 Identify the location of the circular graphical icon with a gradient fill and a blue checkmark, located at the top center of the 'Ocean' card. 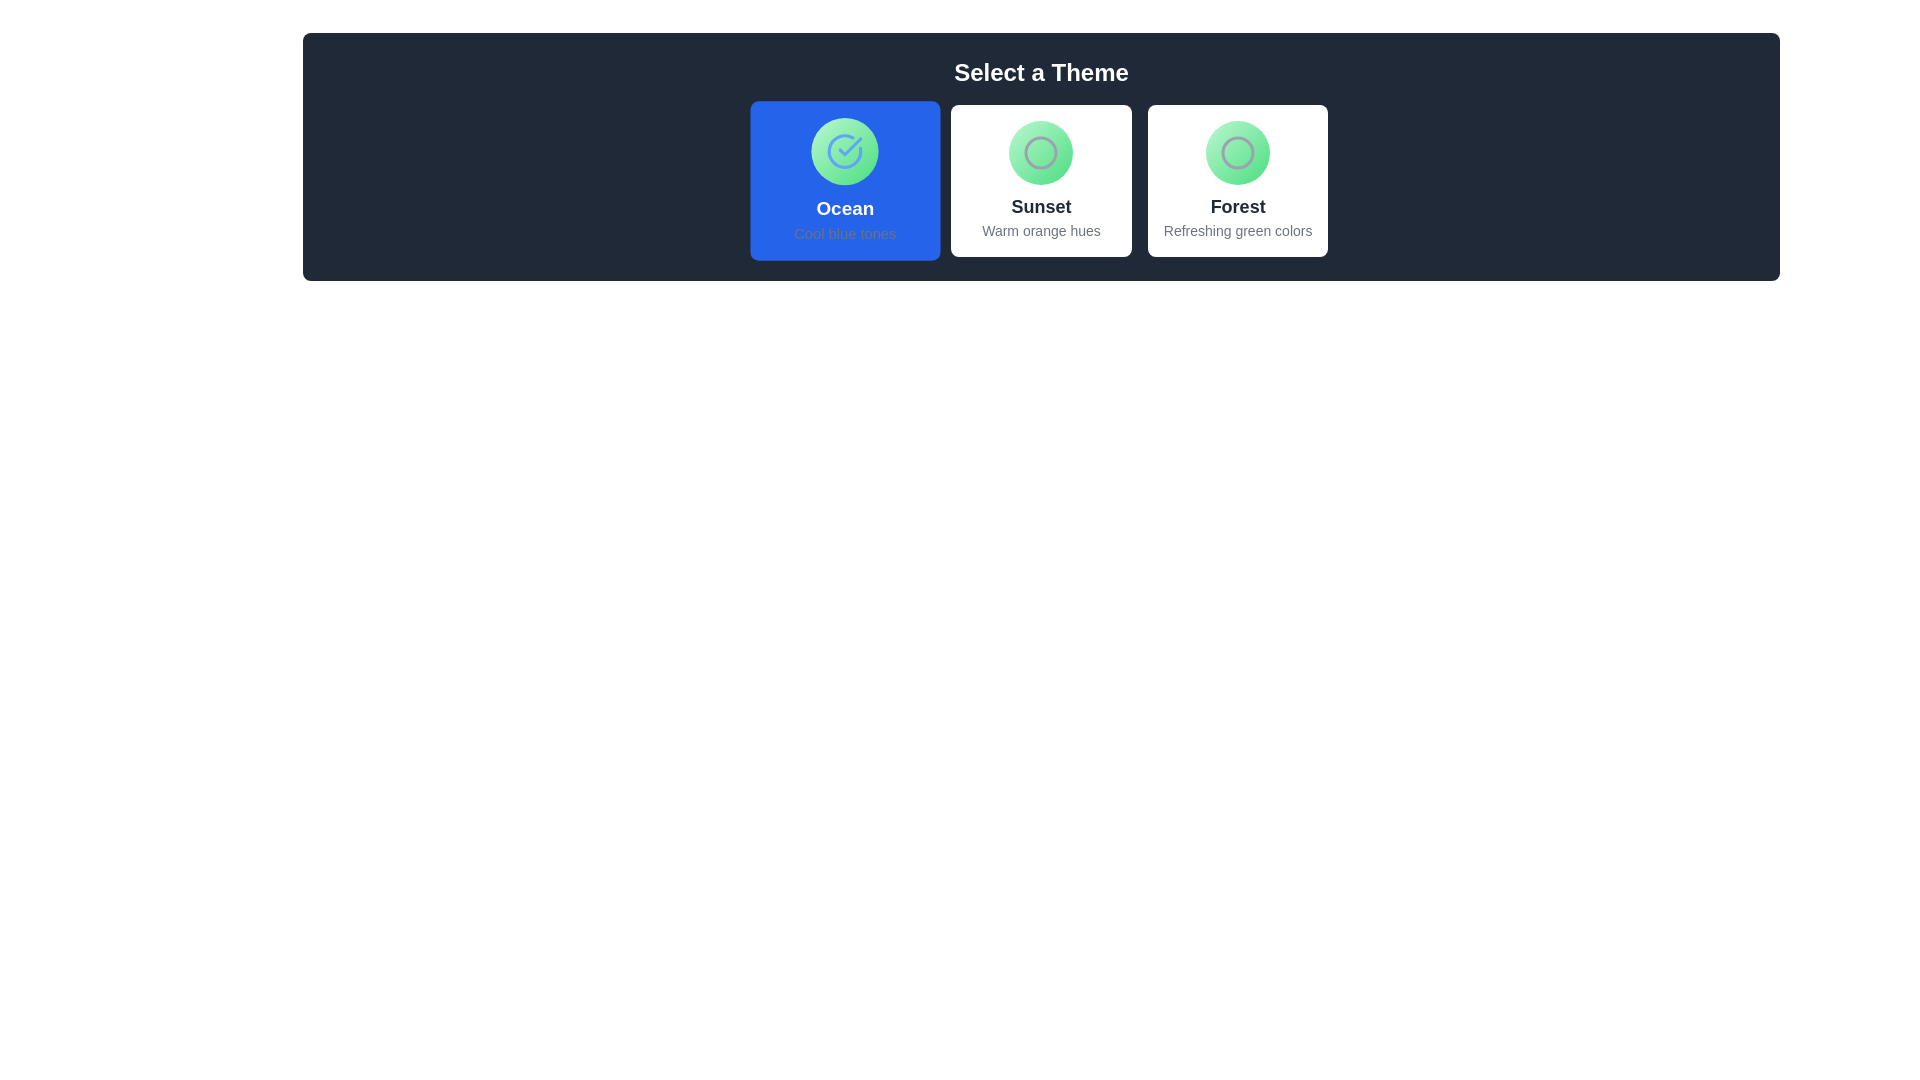
(844, 150).